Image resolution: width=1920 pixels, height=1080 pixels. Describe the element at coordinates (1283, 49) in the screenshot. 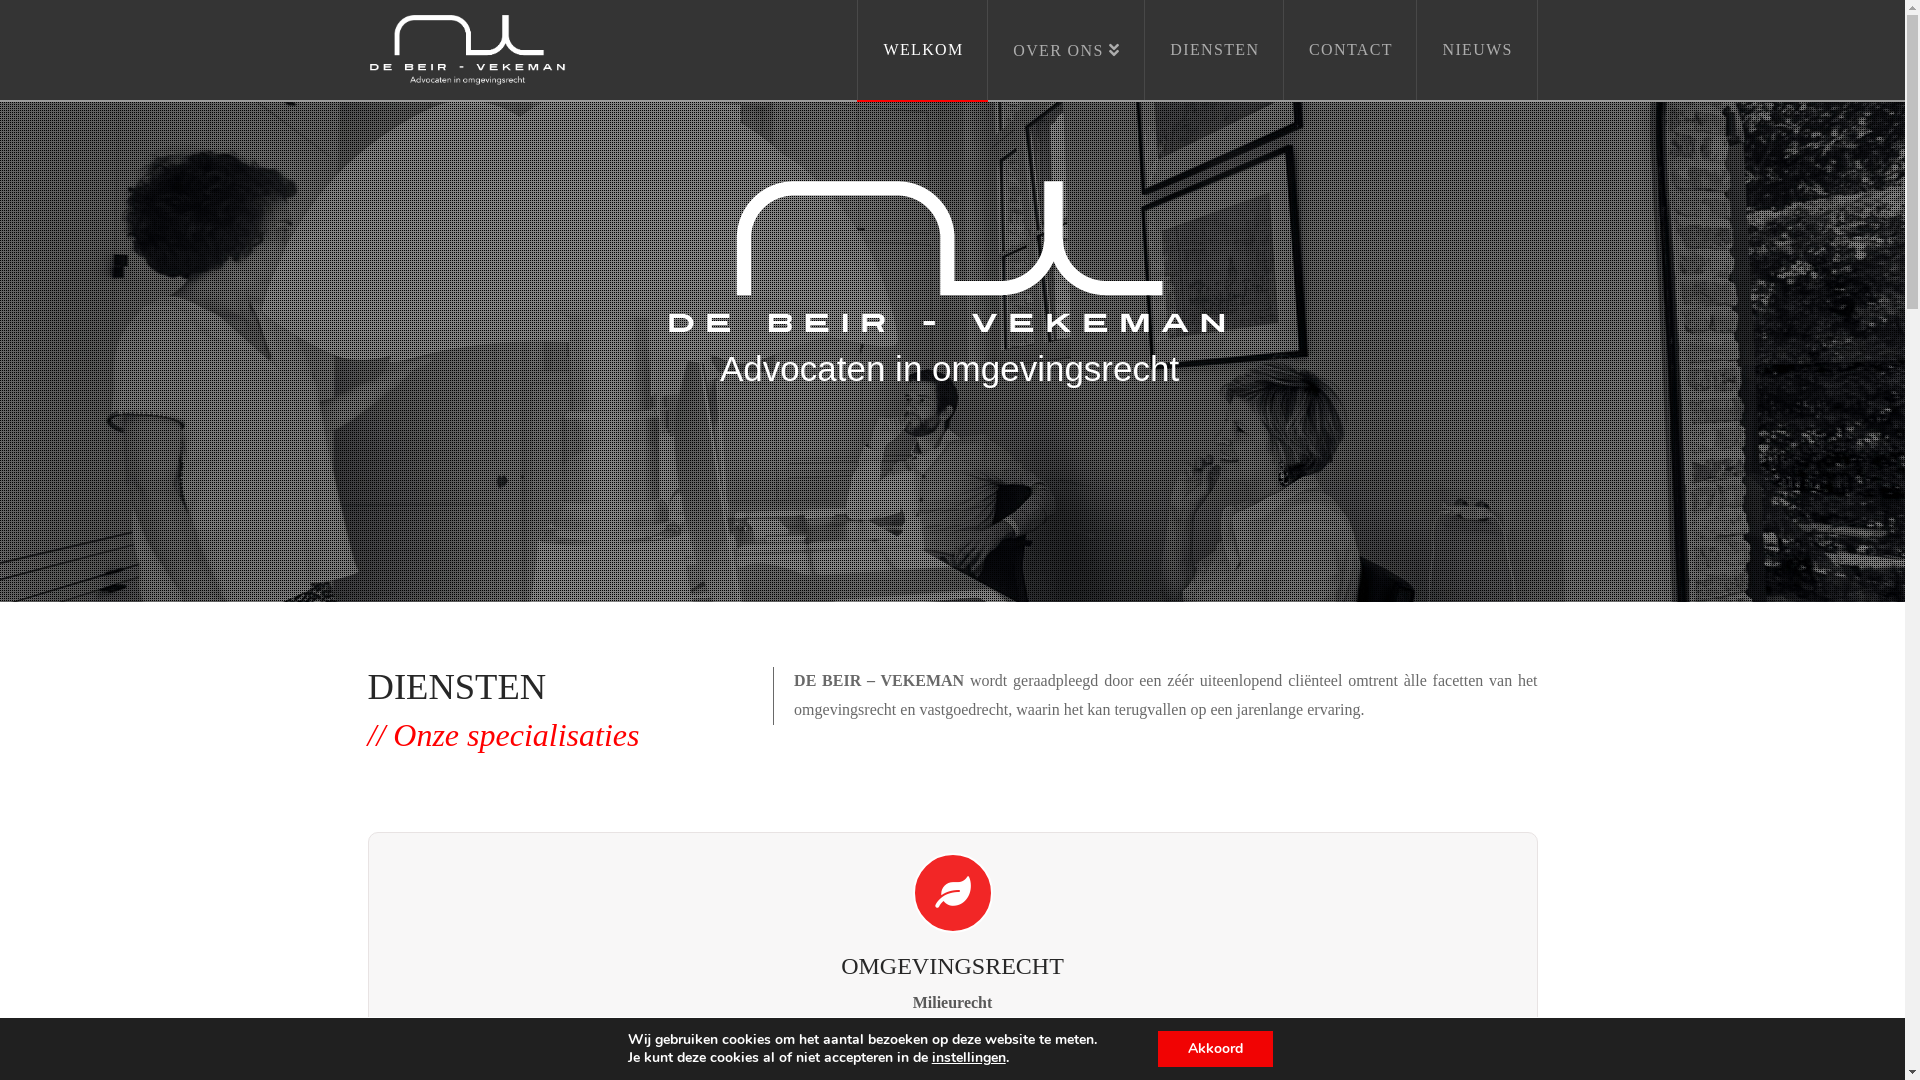

I see `'CONTACT'` at that location.